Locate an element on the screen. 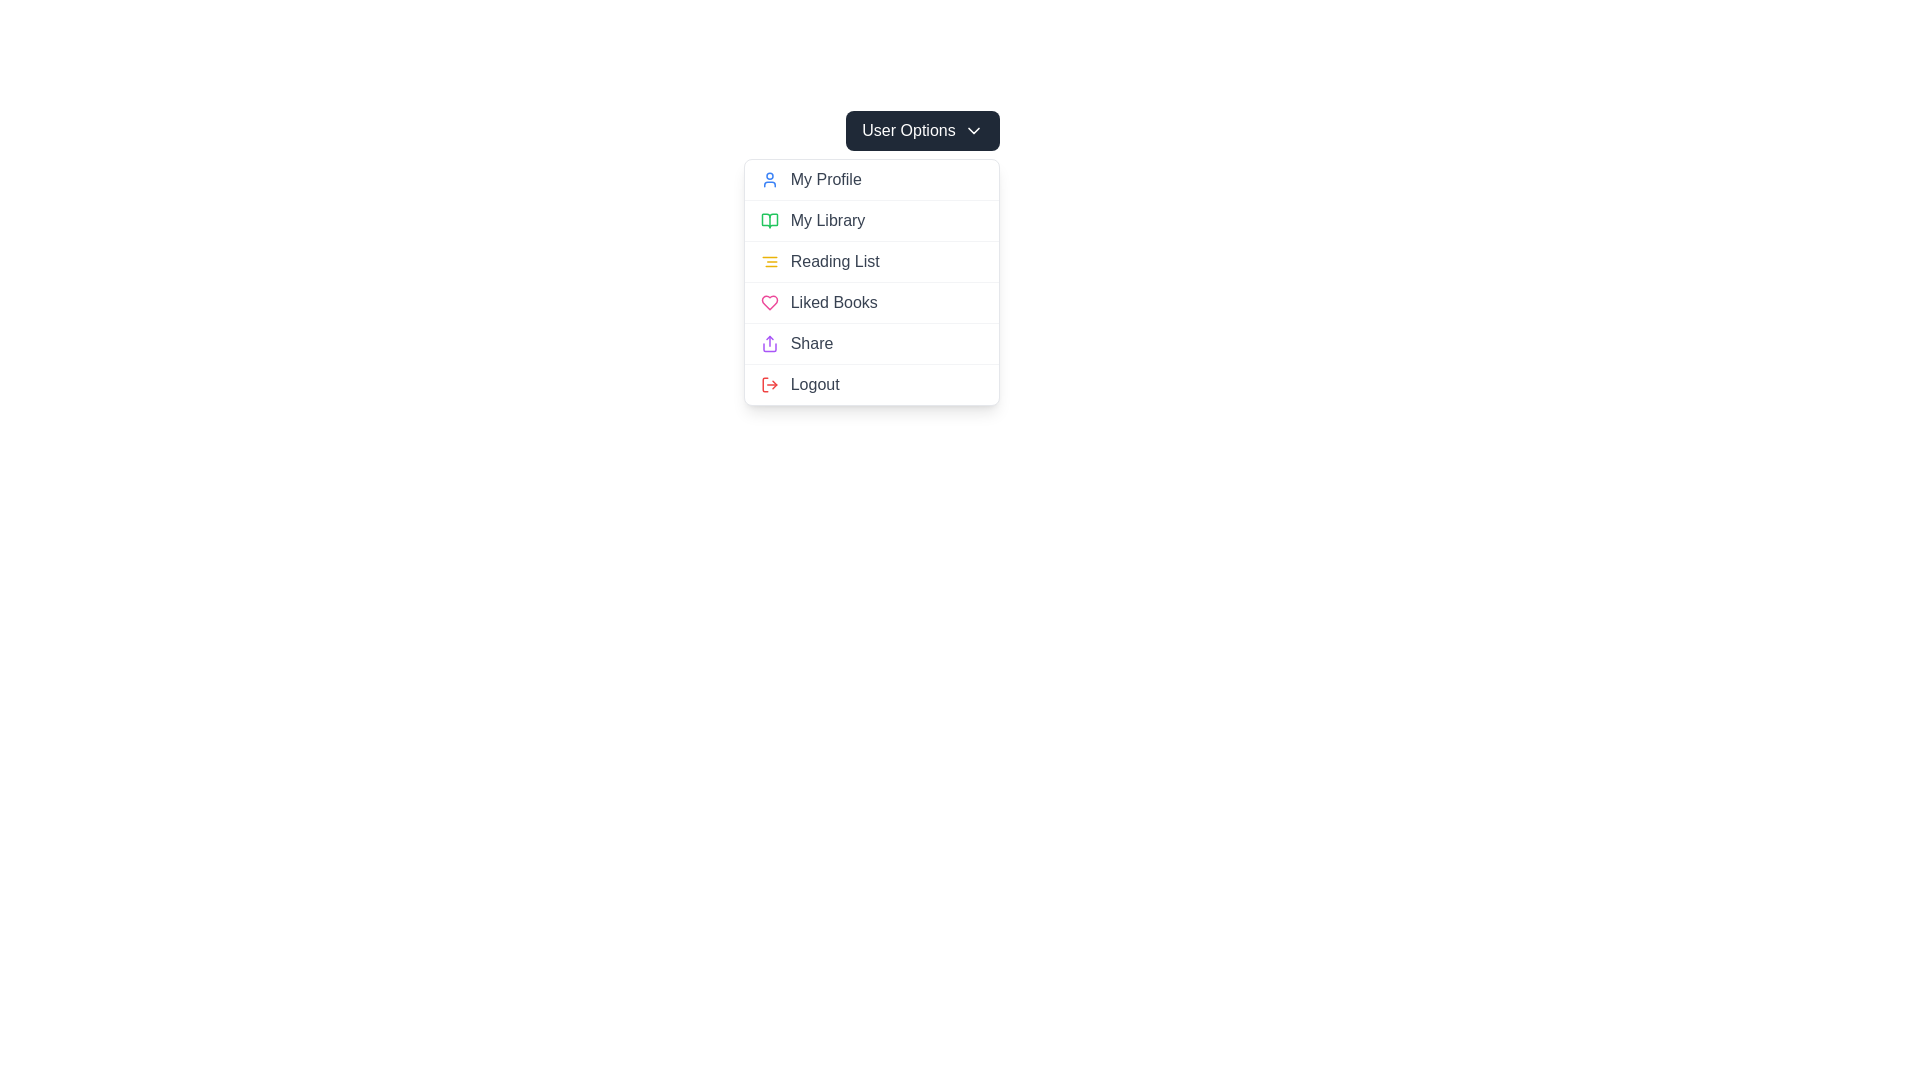  the 'Liked Books' text label, which is styled in gray and located within the fourth item of the dropdown menu under 'User Options' is located at coordinates (834, 303).